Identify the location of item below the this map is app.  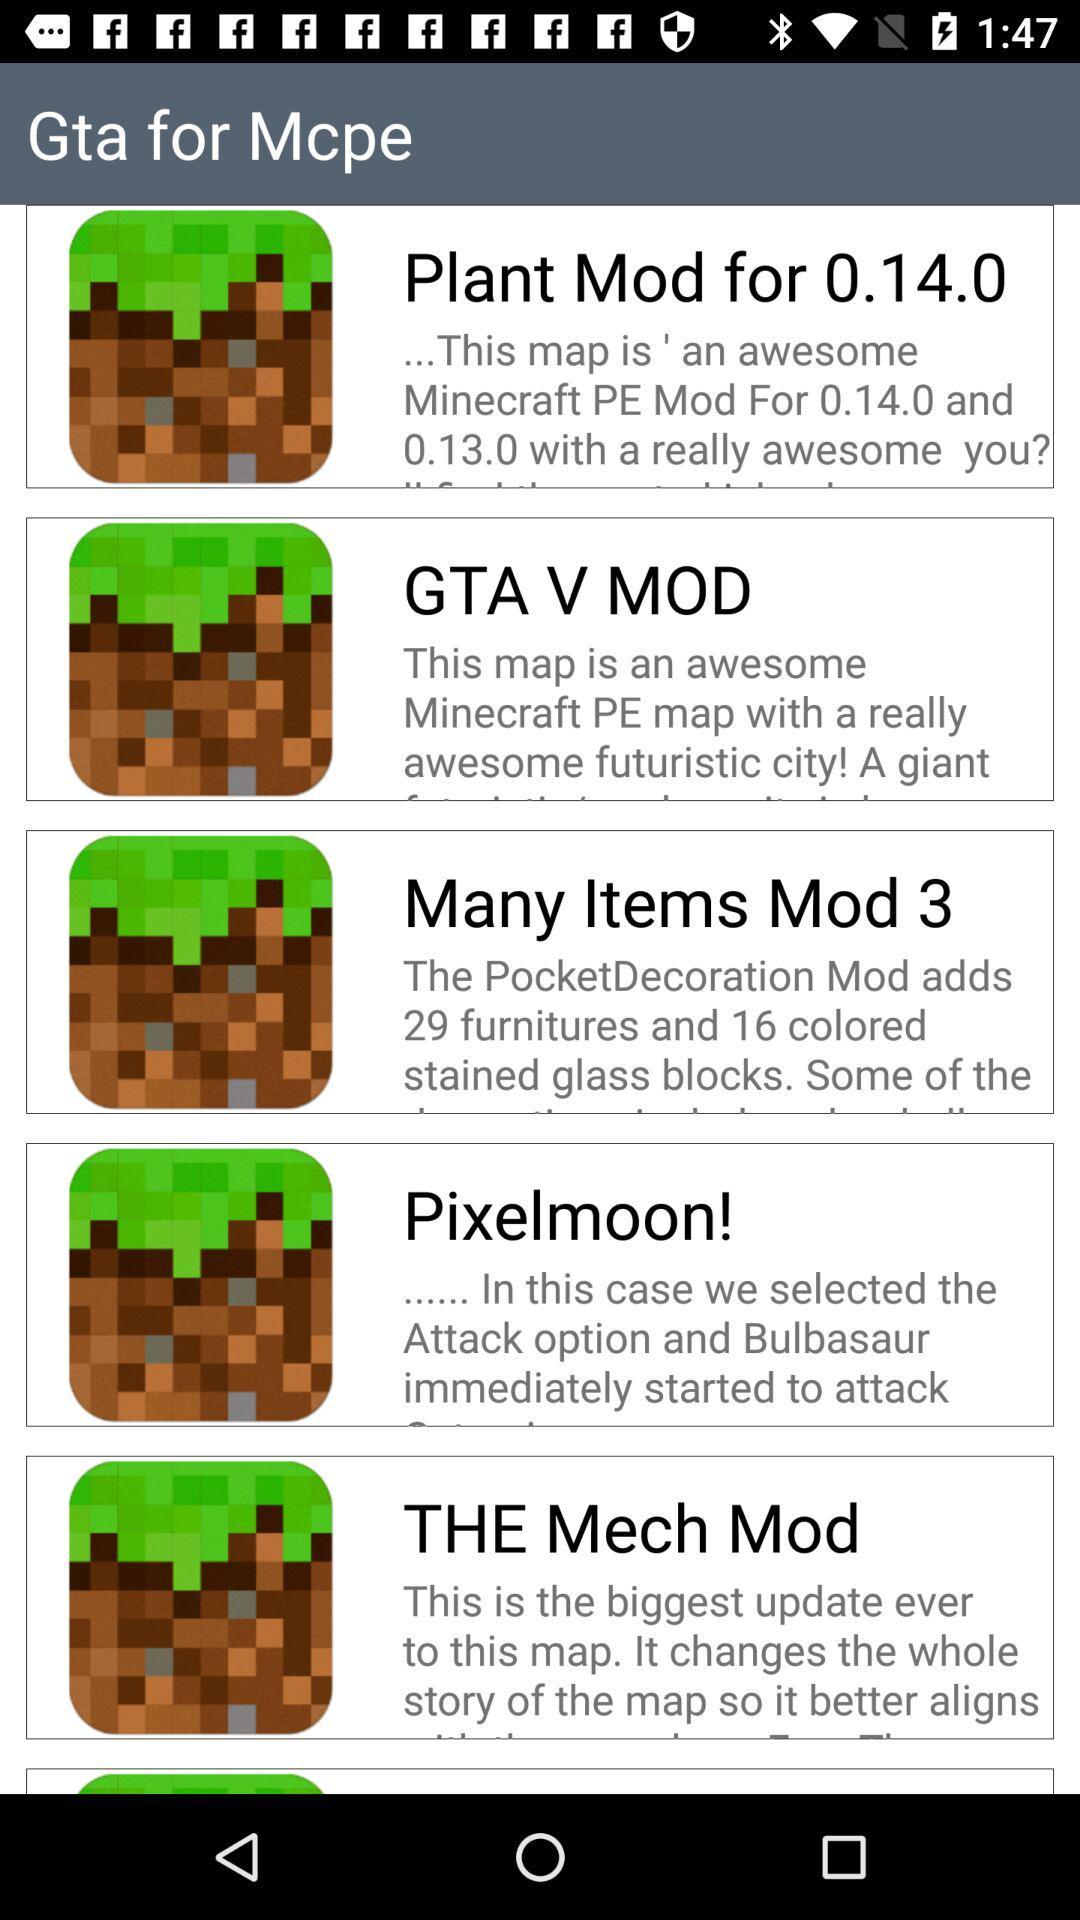
(685, 900).